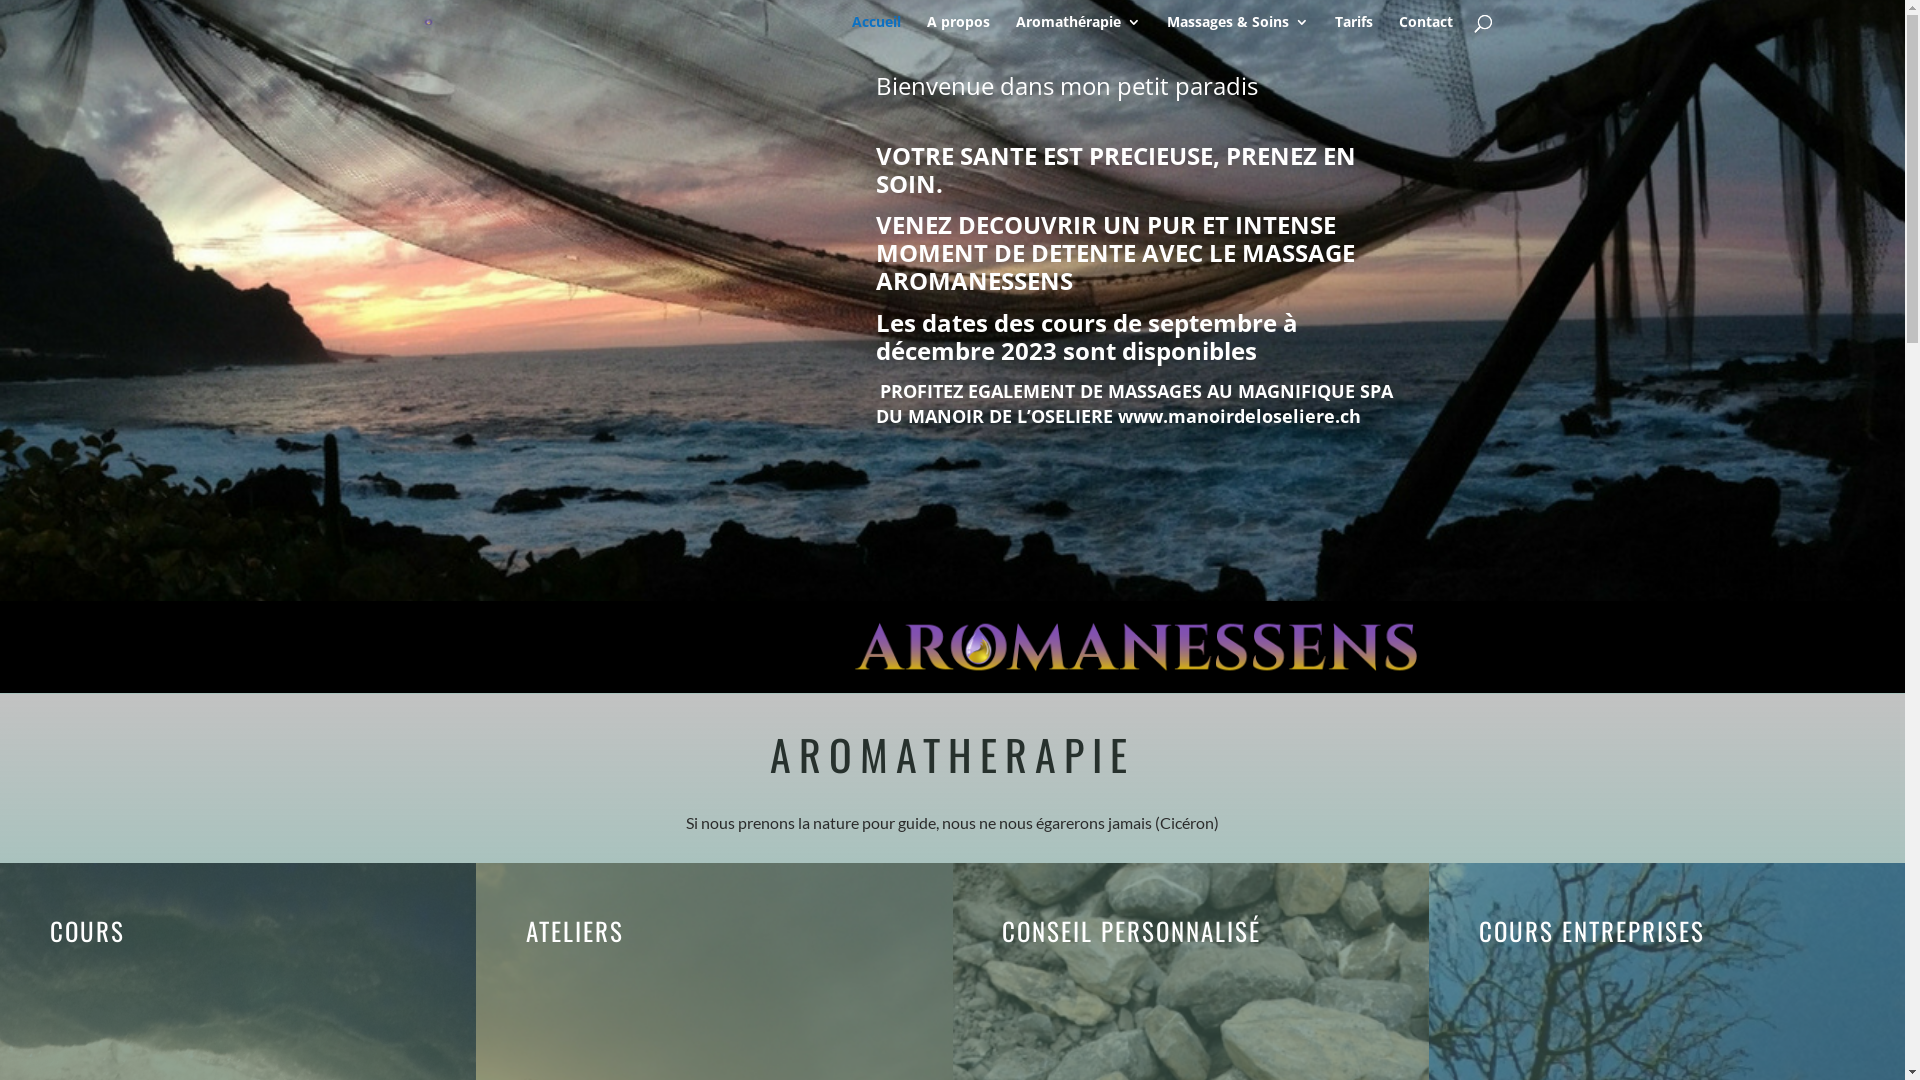 The height and width of the screenshot is (1080, 1920). I want to click on 'Contact', so click(1424, 29).